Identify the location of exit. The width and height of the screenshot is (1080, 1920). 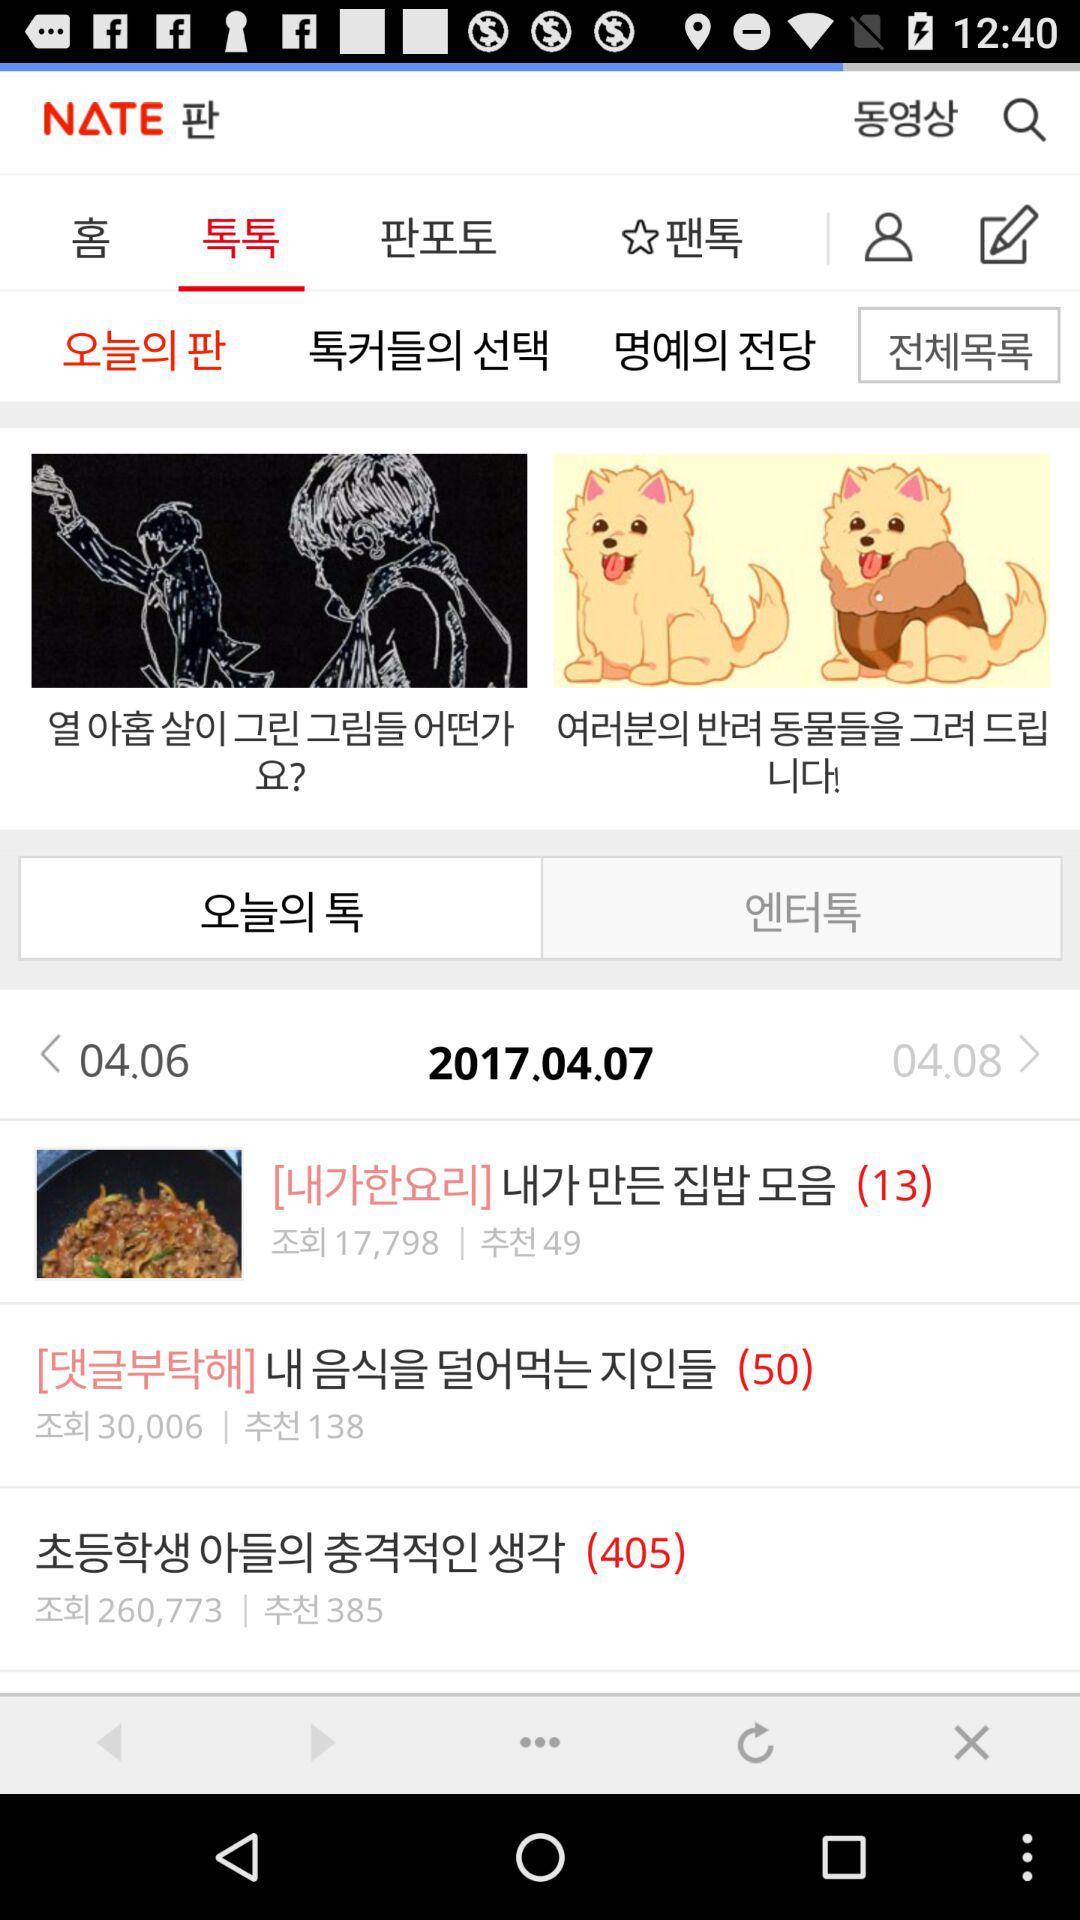
(971, 1741).